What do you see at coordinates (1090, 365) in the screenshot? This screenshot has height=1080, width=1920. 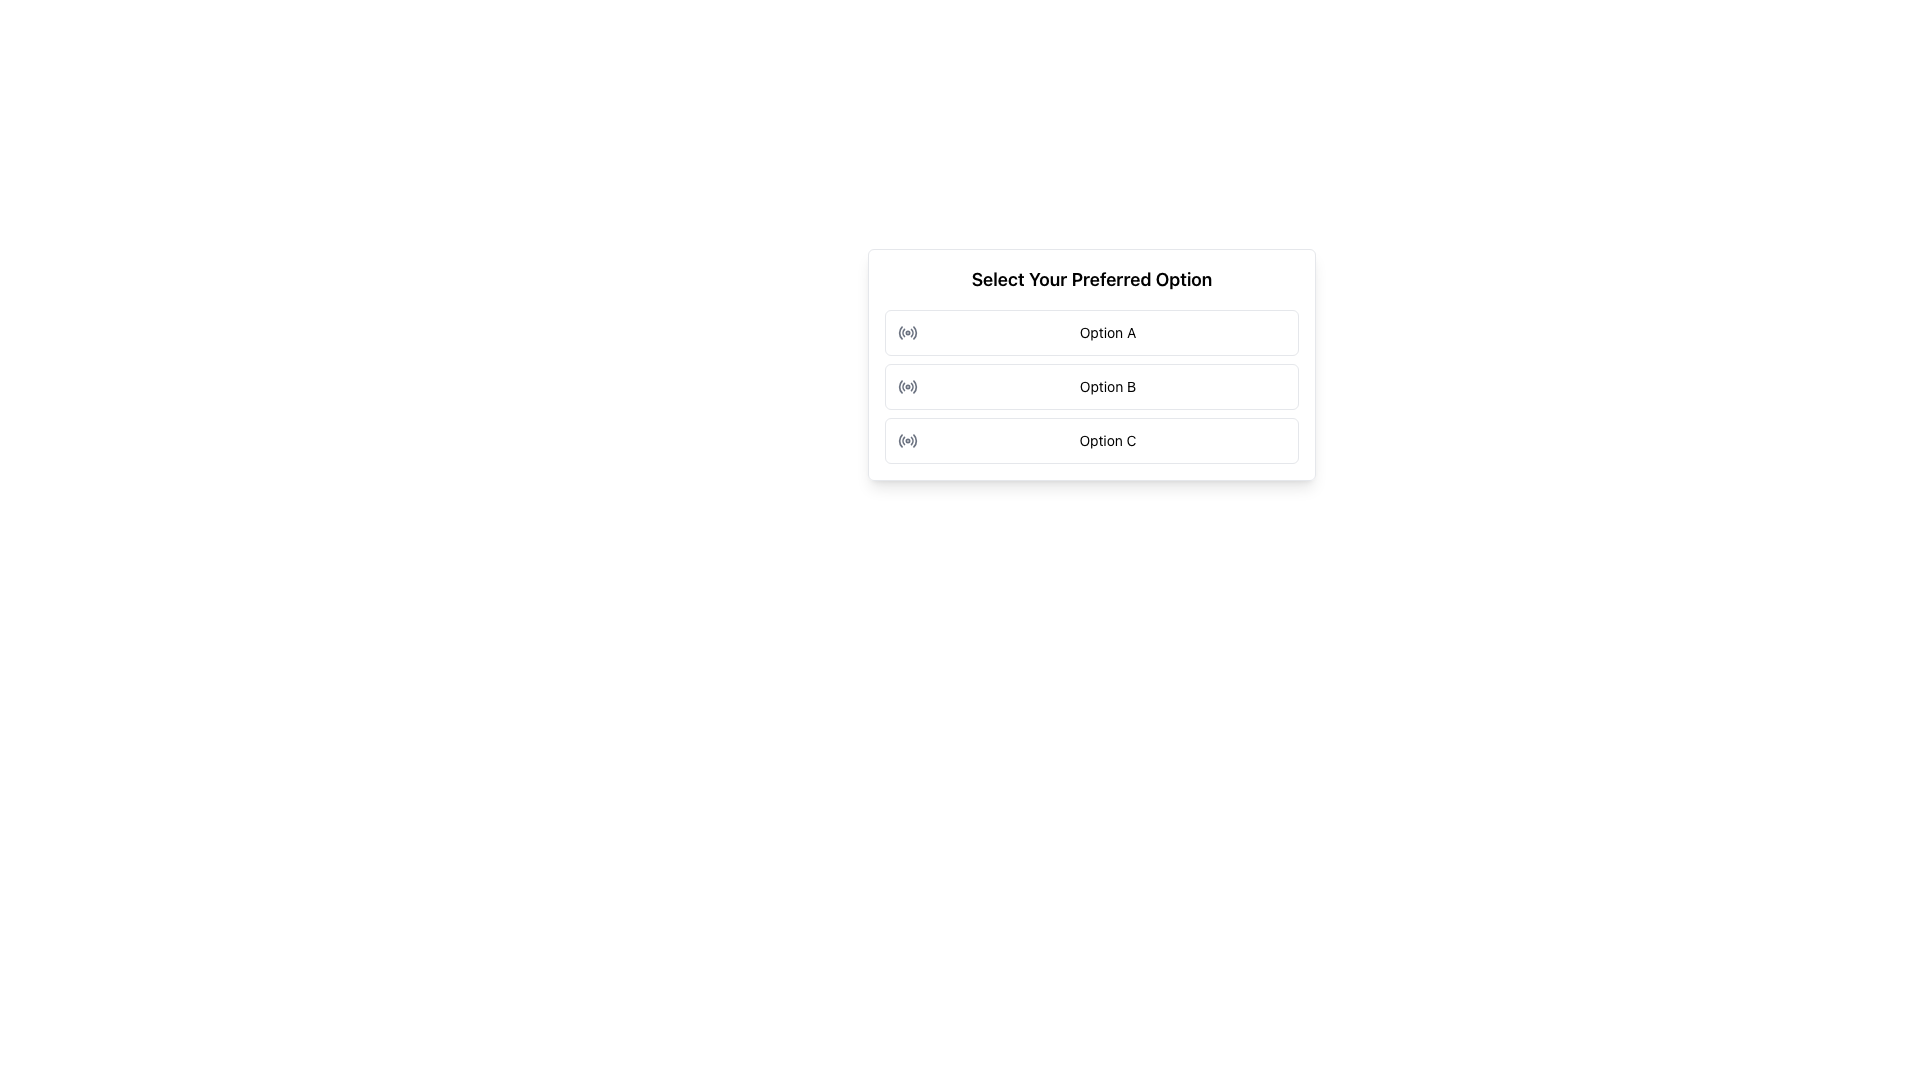 I see `the second selectable option in the single-choice selection menu` at bounding box center [1090, 365].